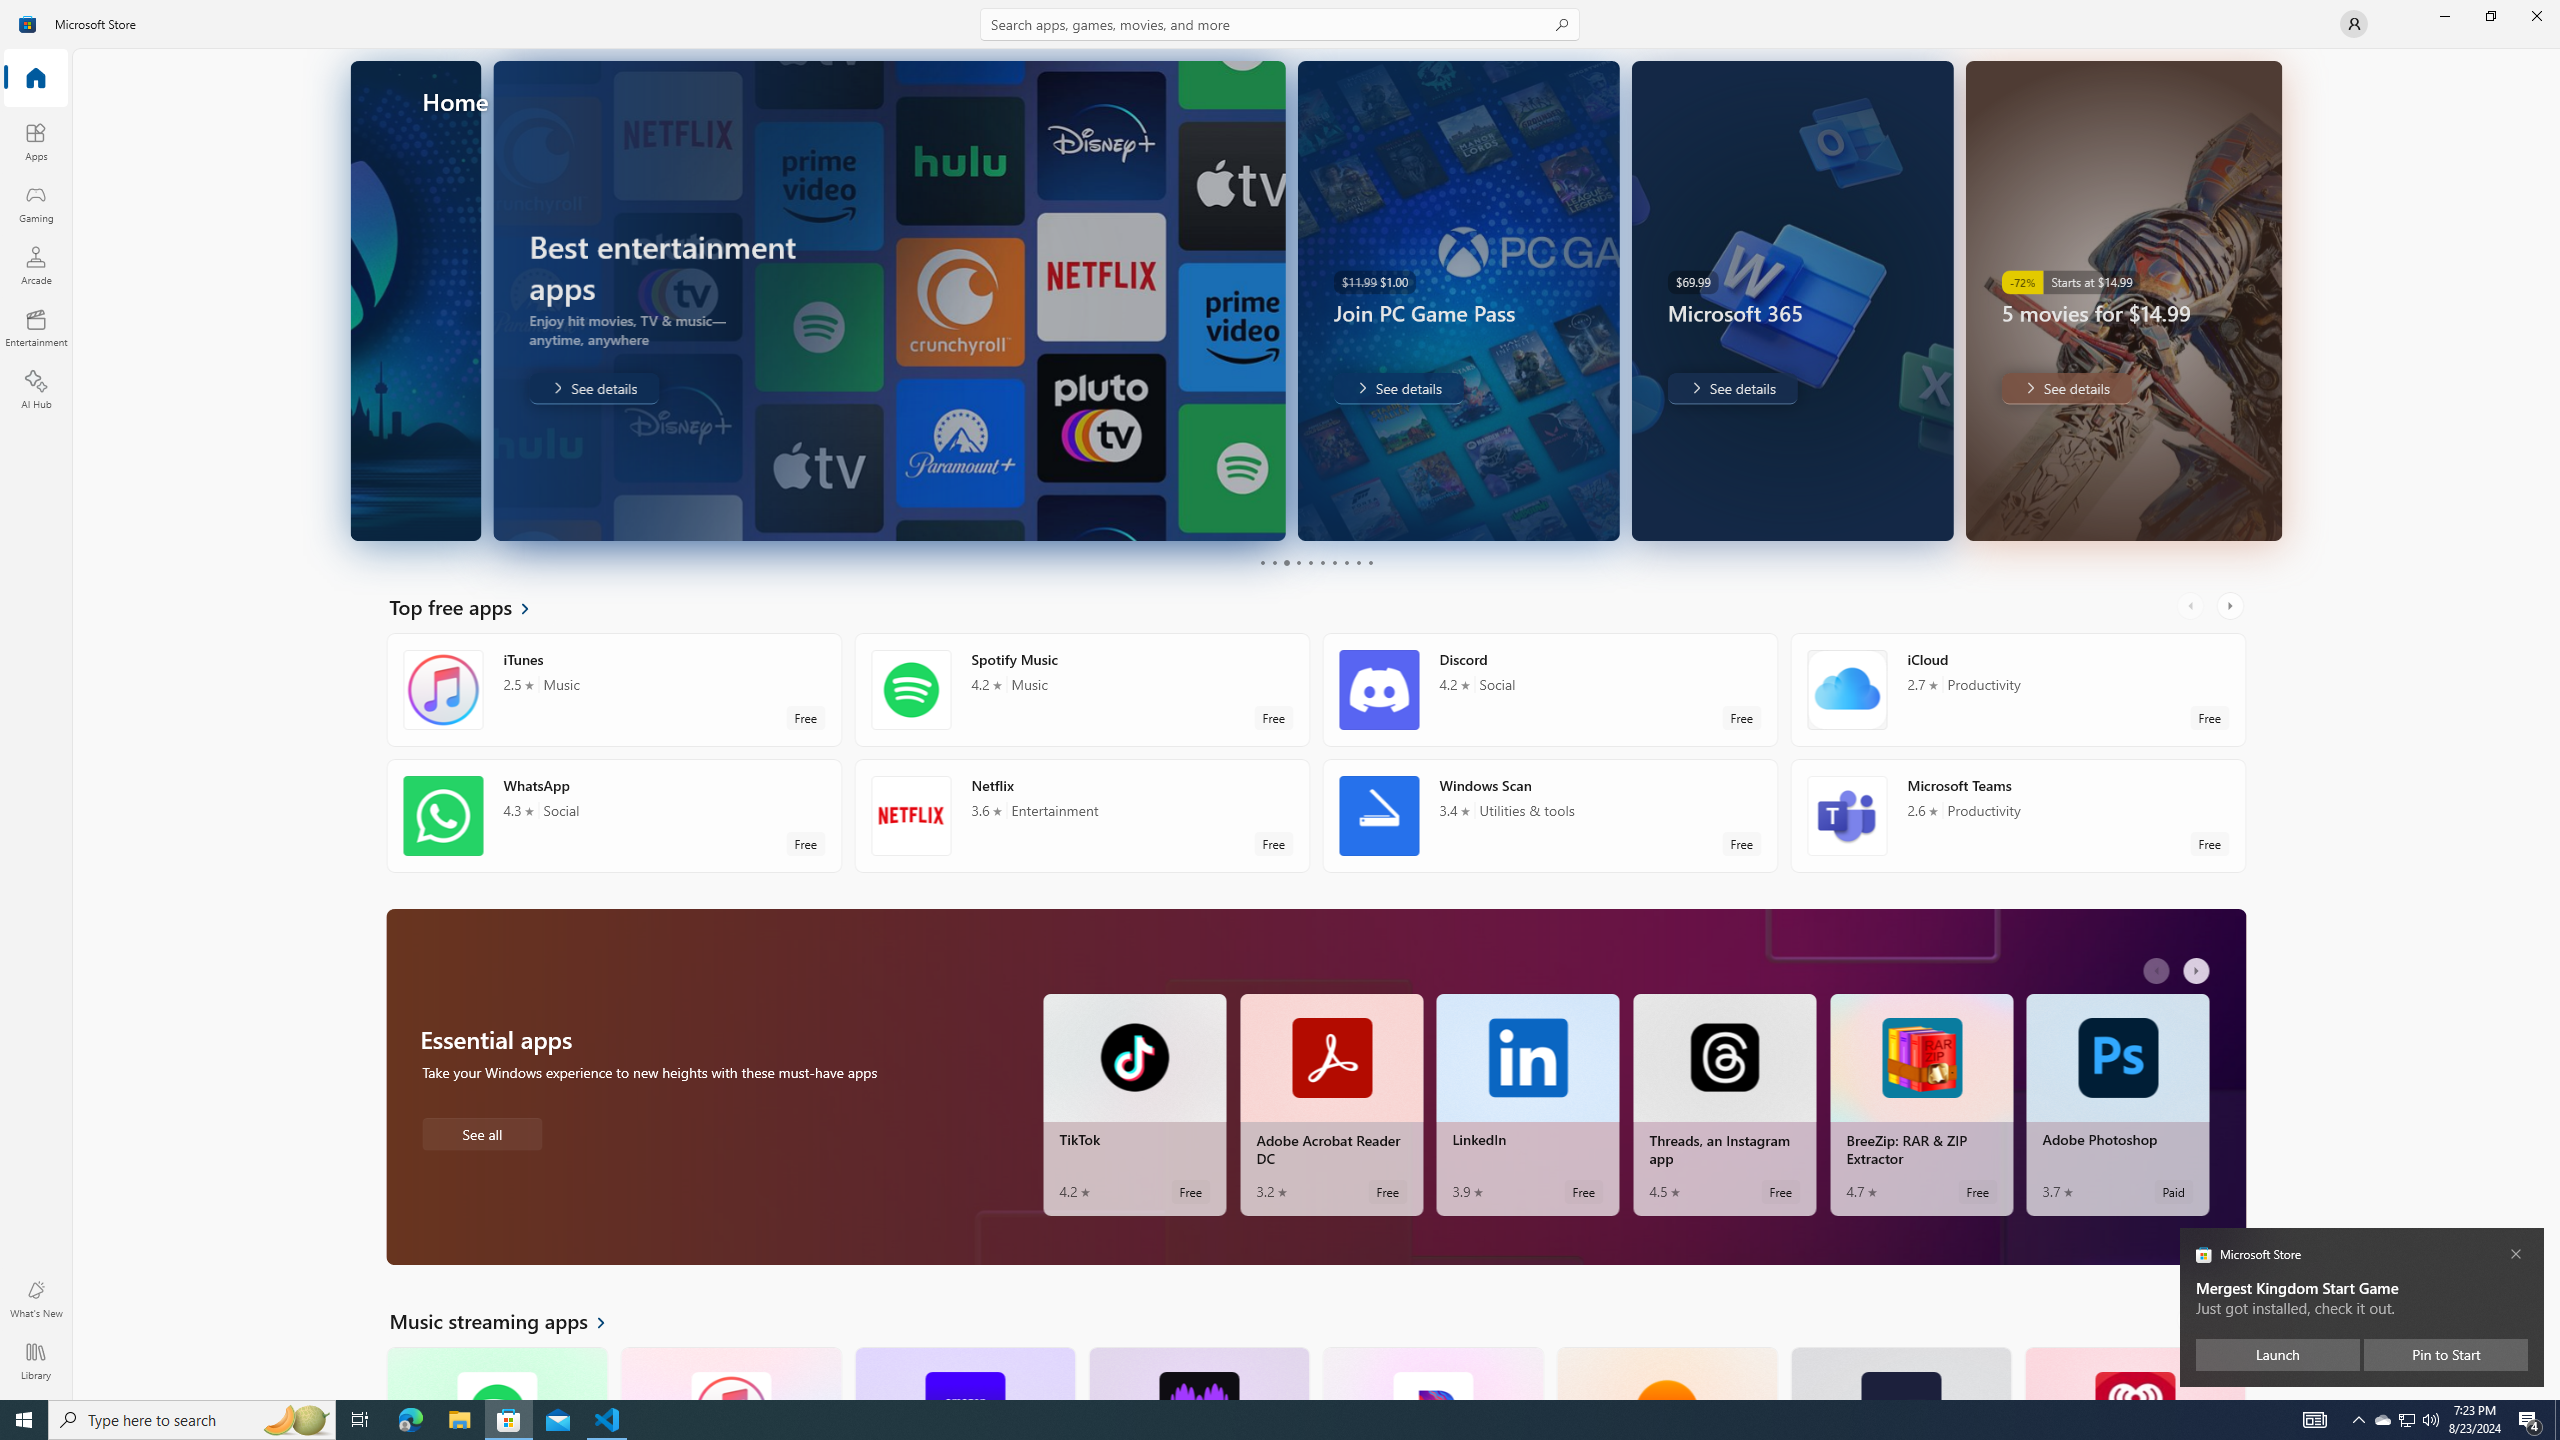  I want to click on 'Home', so click(34, 78).